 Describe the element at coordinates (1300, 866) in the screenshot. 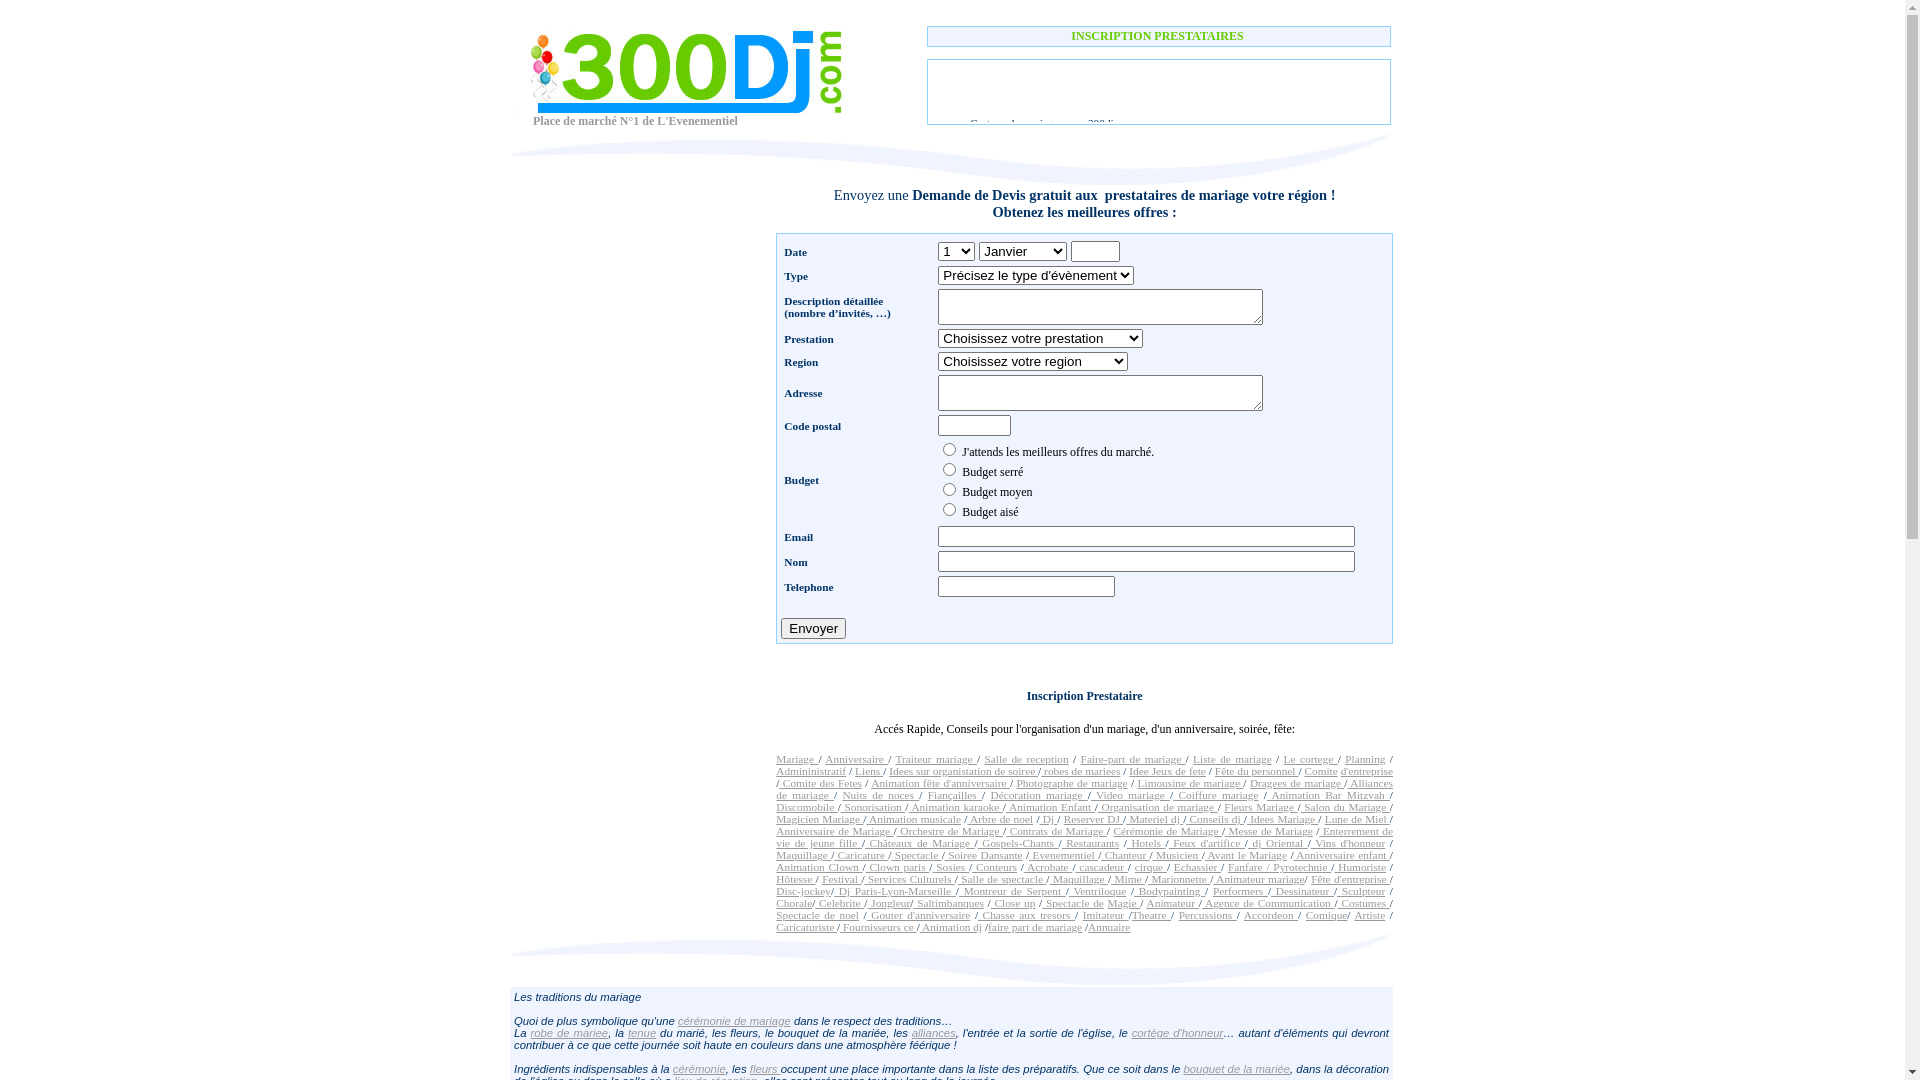

I see `'Pyrotechnie'` at that location.